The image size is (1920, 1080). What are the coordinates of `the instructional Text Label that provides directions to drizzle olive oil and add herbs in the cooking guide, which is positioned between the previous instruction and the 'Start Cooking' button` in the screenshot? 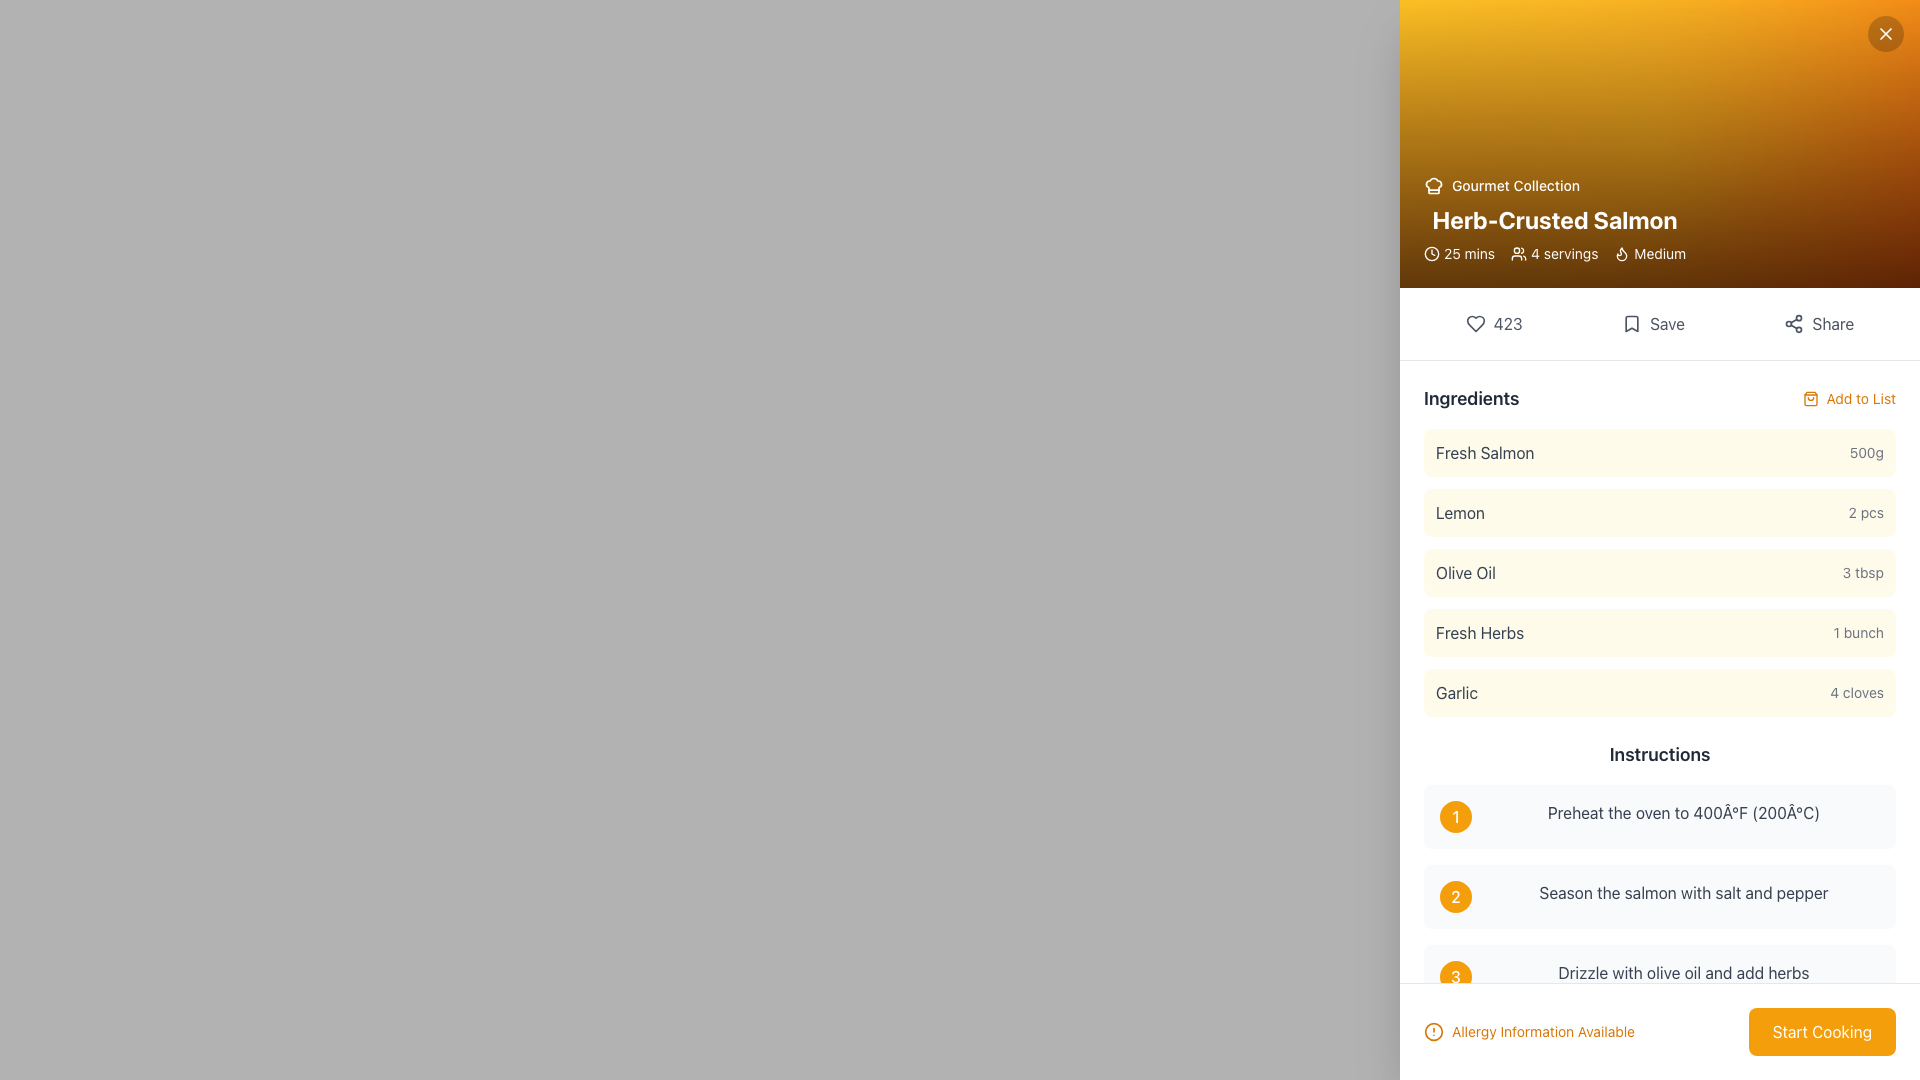 It's located at (1683, 975).